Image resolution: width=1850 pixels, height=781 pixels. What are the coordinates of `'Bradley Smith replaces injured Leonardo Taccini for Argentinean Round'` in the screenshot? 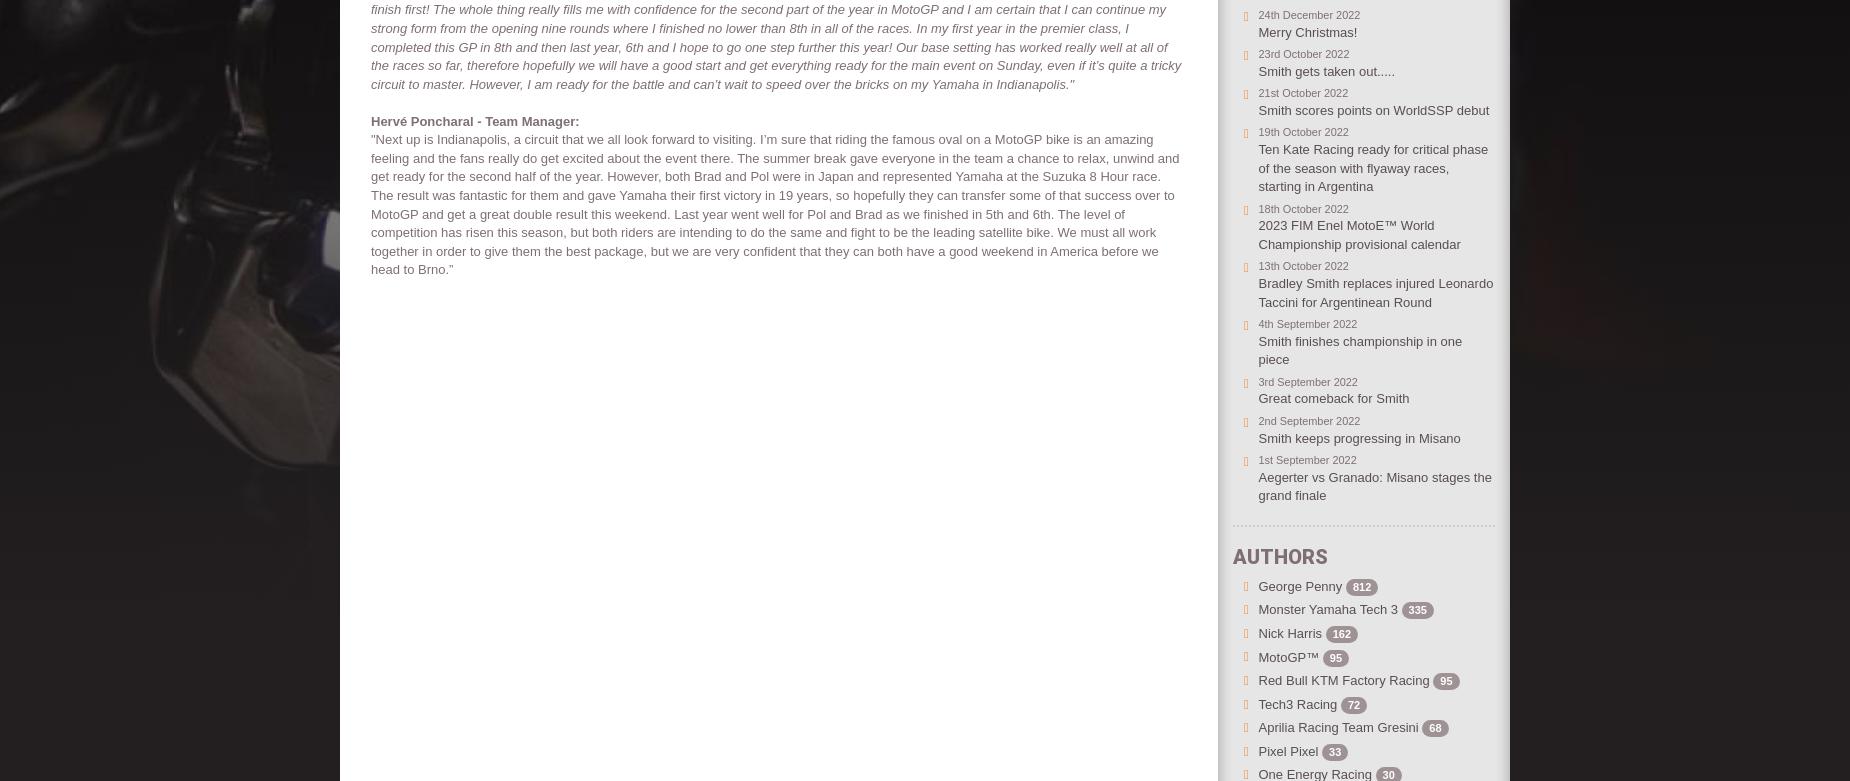 It's located at (1374, 292).